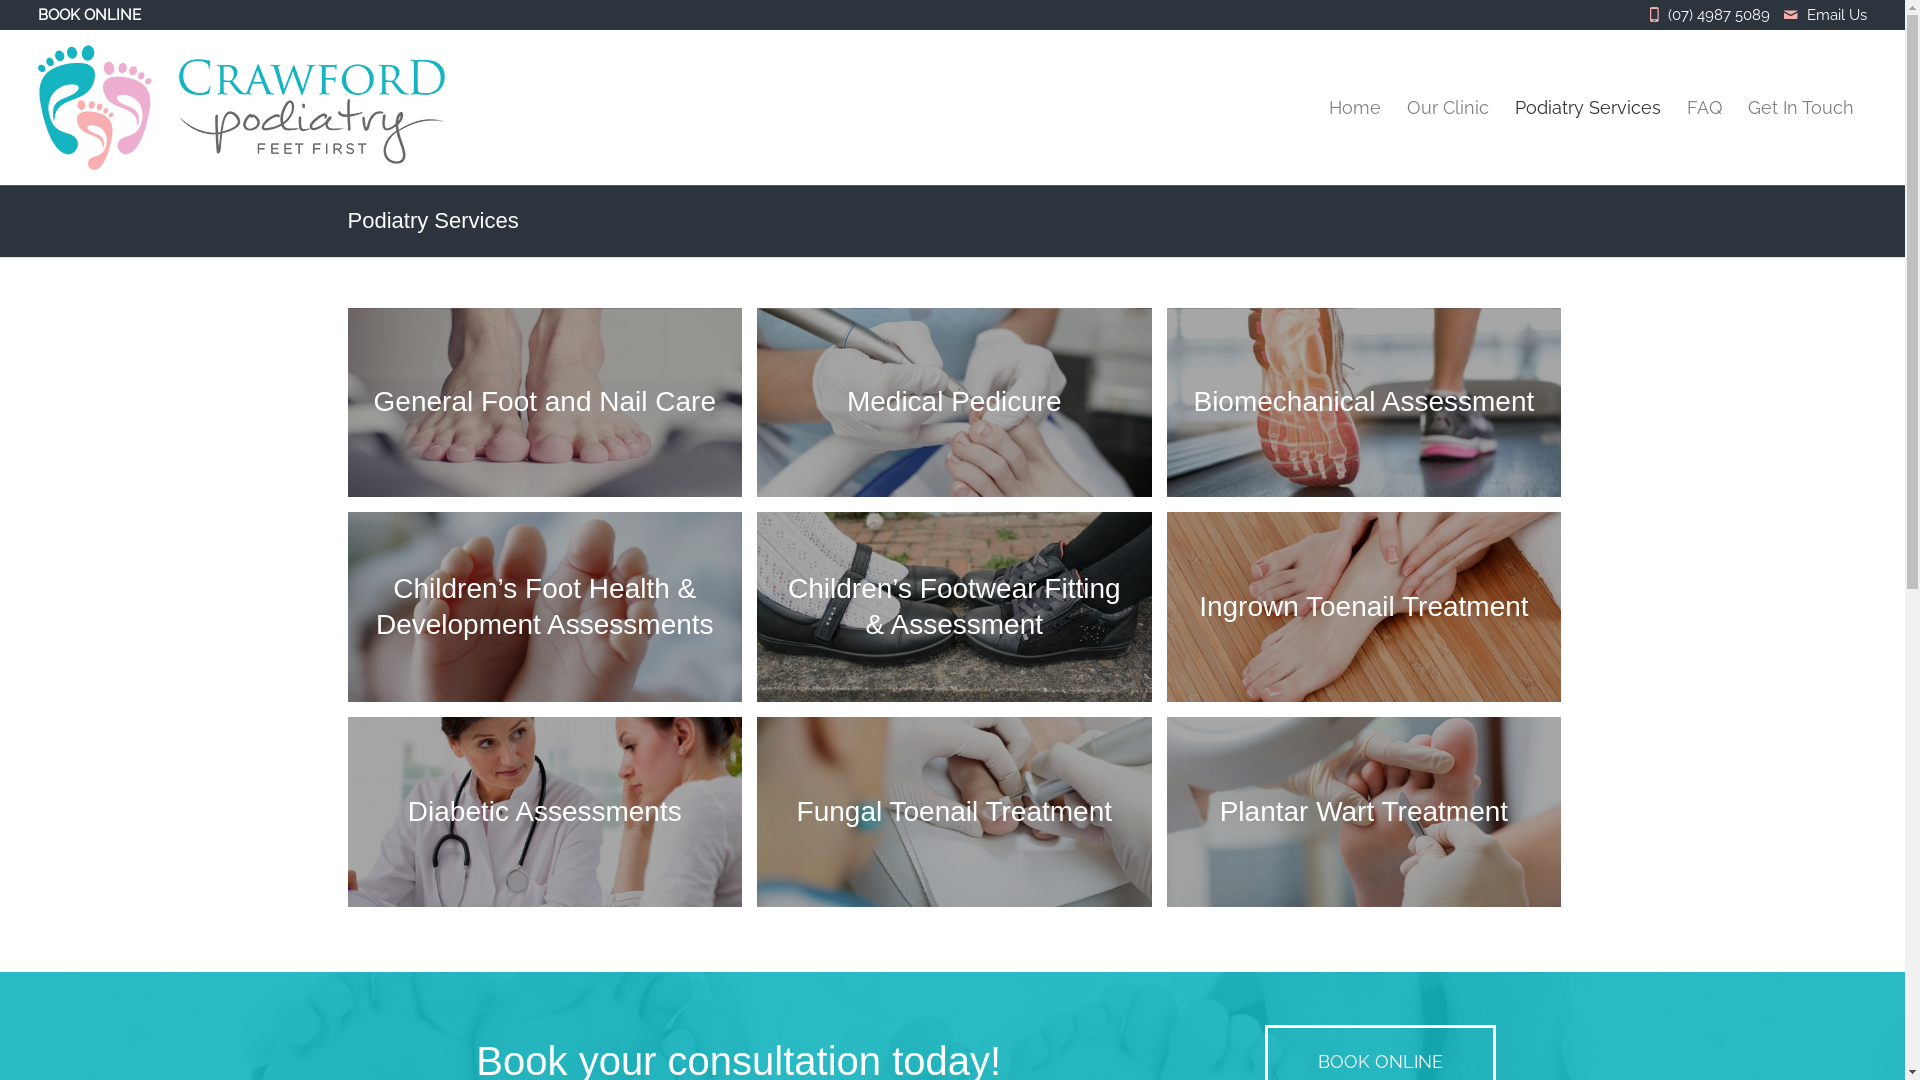 This screenshot has height=1080, width=1920. What do you see at coordinates (1448, 107) in the screenshot?
I see `'Our Clinic'` at bounding box center [1448, 107].